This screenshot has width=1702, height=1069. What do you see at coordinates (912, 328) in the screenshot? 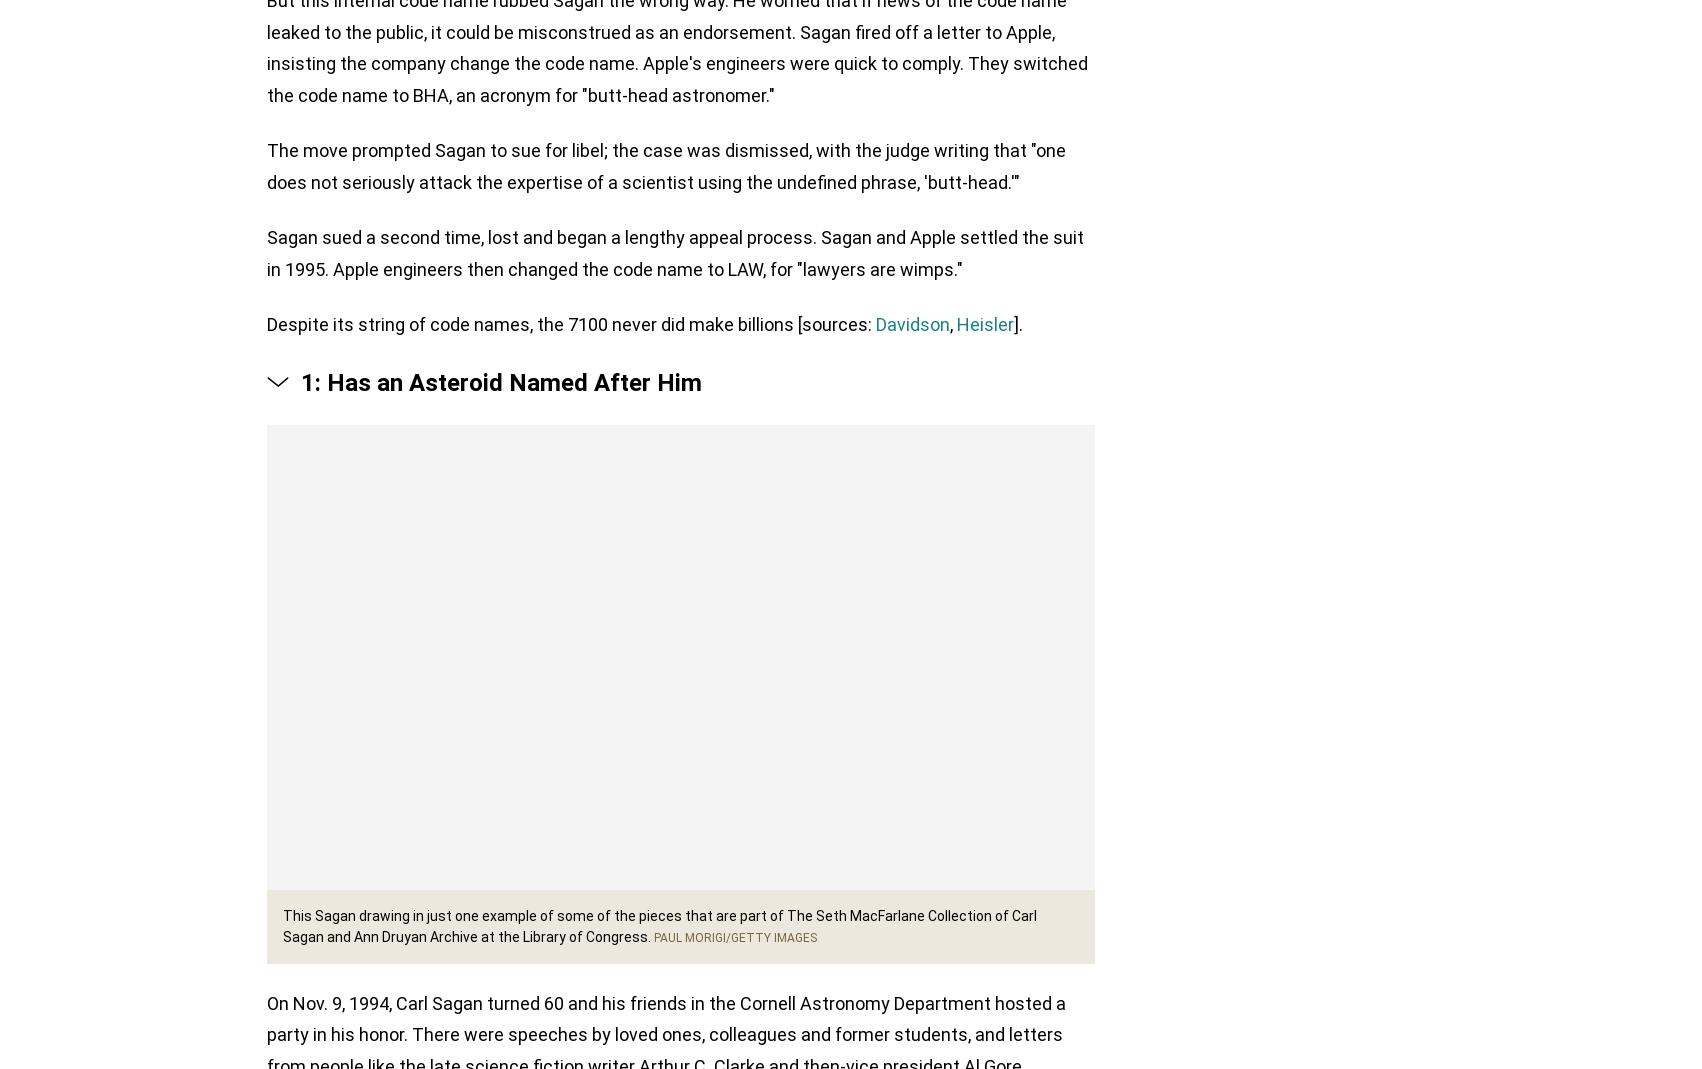
I see `'Davidson'` at bounding box center [912, 328].